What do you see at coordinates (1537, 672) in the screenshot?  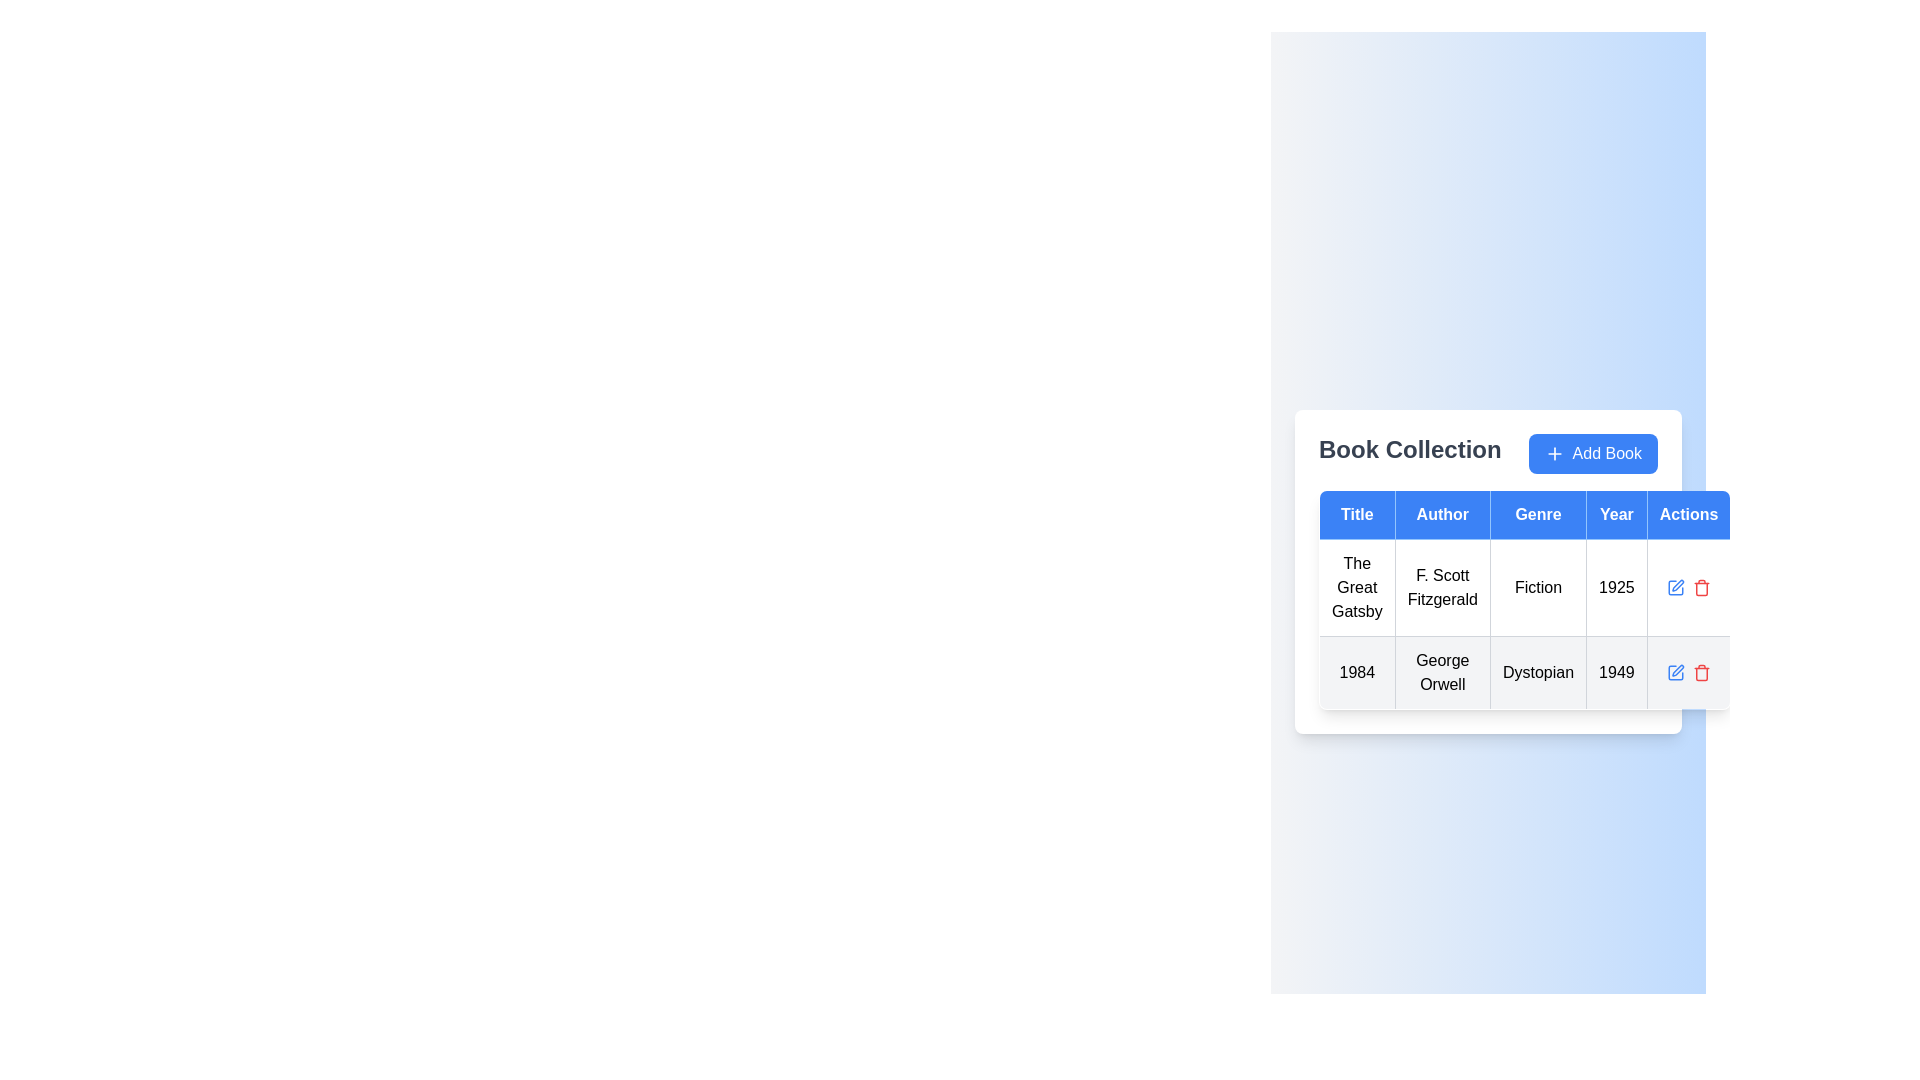 I see `the text field displaying the genre of the book '1984' in the 'Genre' column of the 'Book Collection' table, located in the second row, third cell` at bounding box center [1537, 672].